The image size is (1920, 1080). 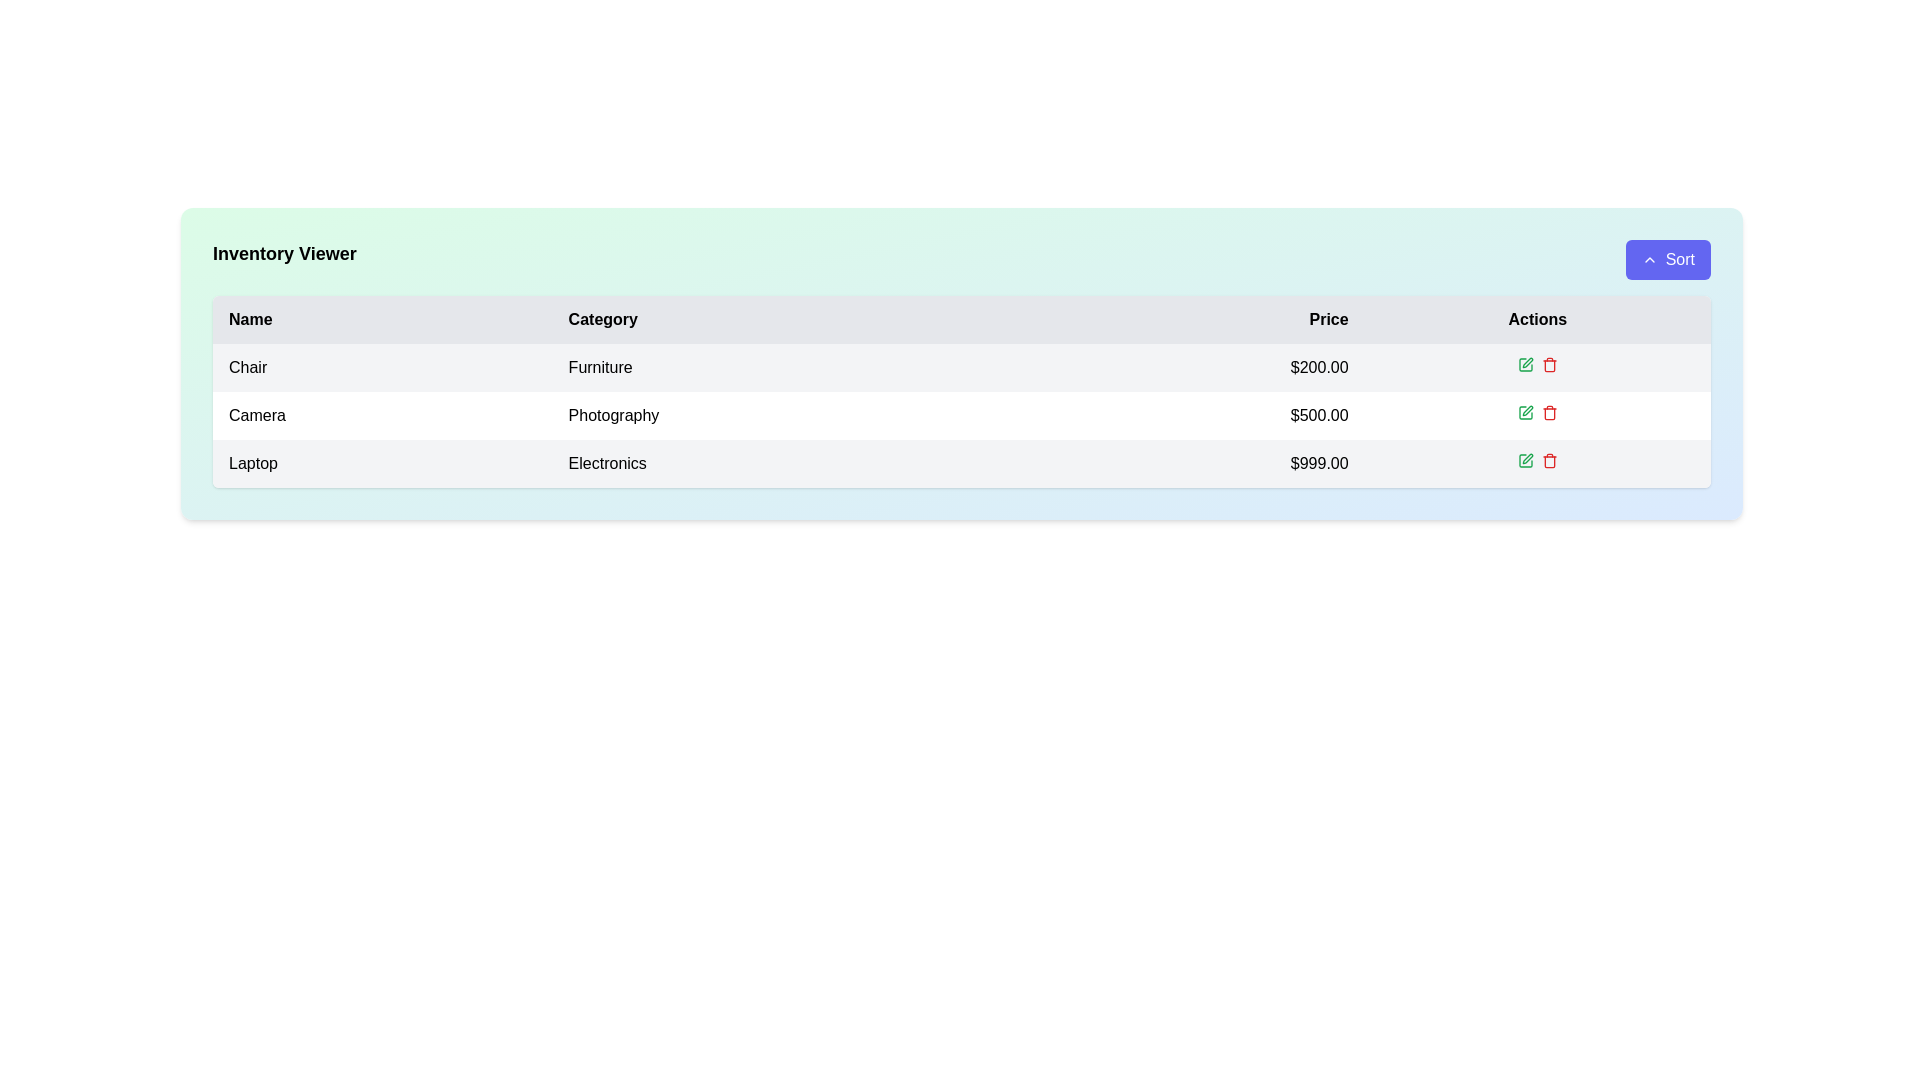 What do you see at coordinates (961, 463) in the screenshot?
I see `the third row of the data table displaying details about the product 'Laptop', which includes its category and price` at bounding box center [961, 463].